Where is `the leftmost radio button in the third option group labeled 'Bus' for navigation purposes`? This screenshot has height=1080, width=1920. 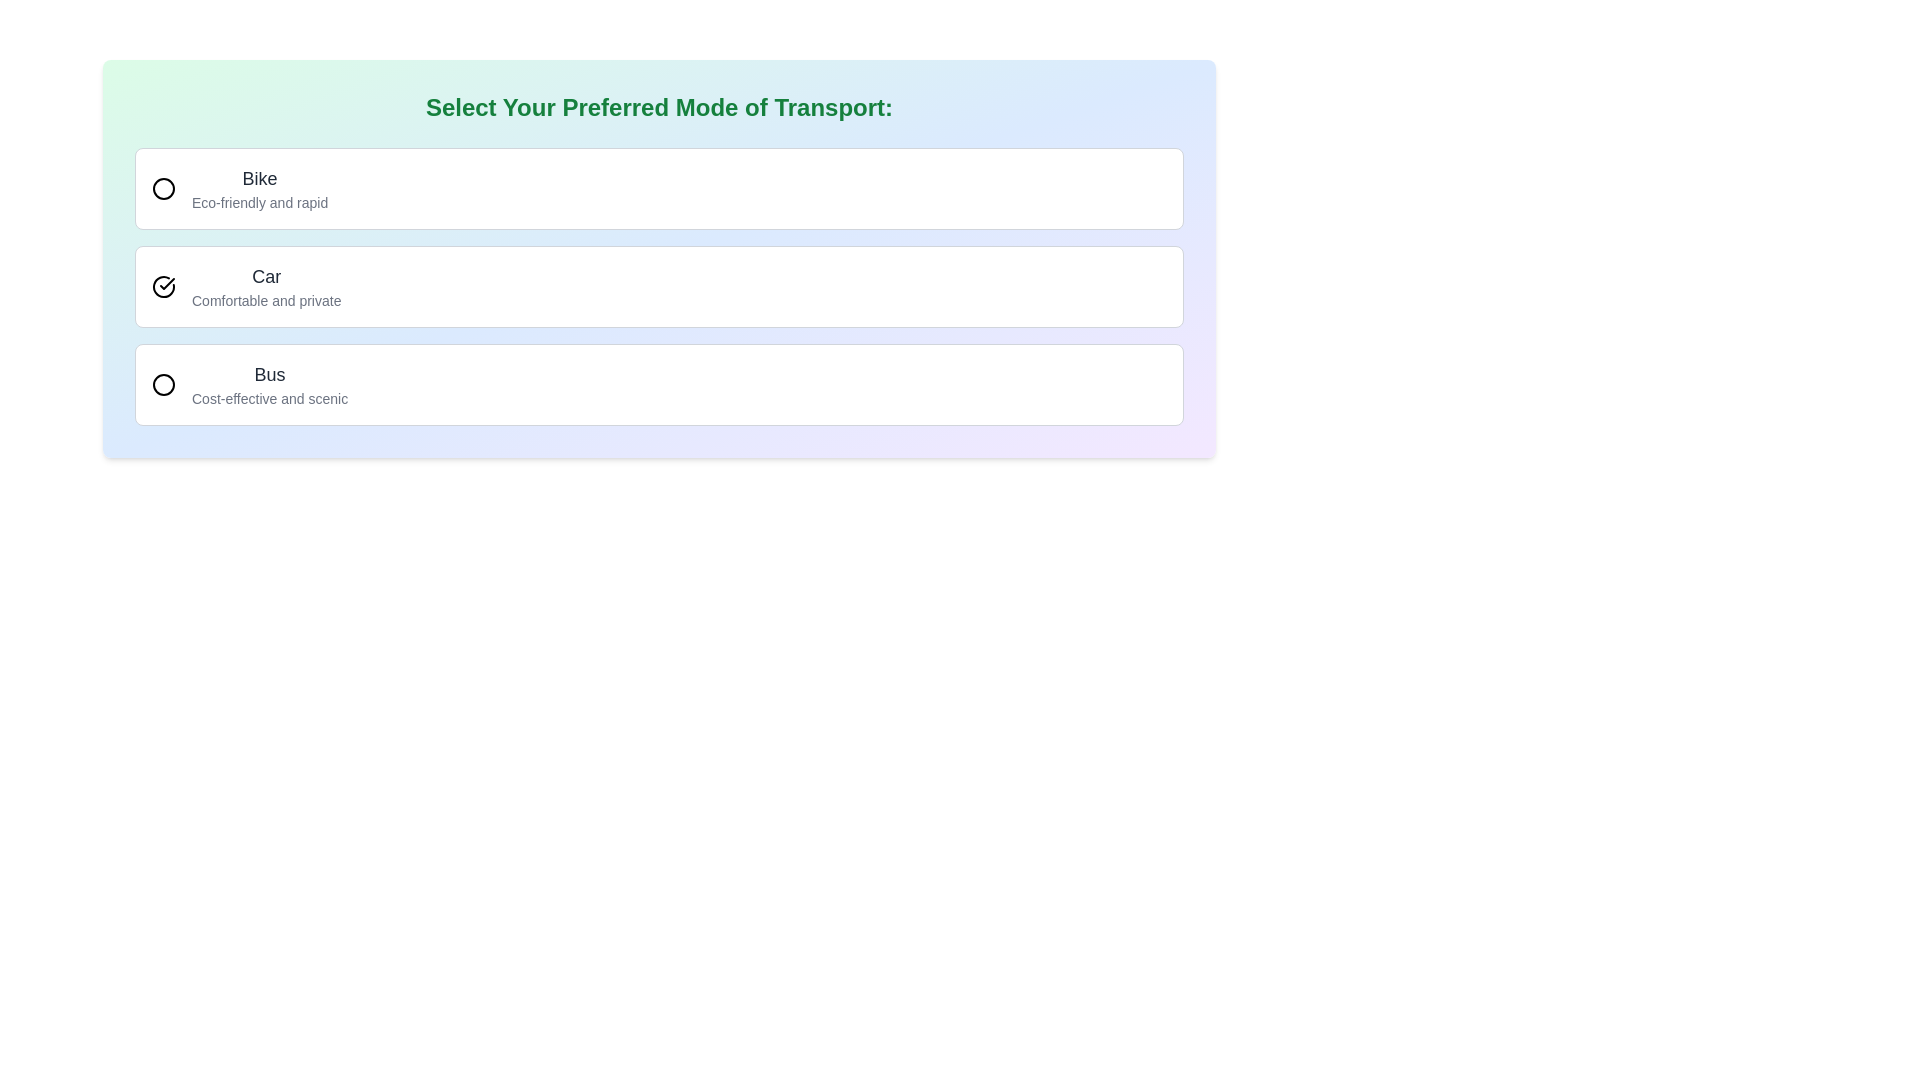
the leftmost radio button in the third option group labeled 'Bus' for navigation purposes is located at coordinates (163, 385).